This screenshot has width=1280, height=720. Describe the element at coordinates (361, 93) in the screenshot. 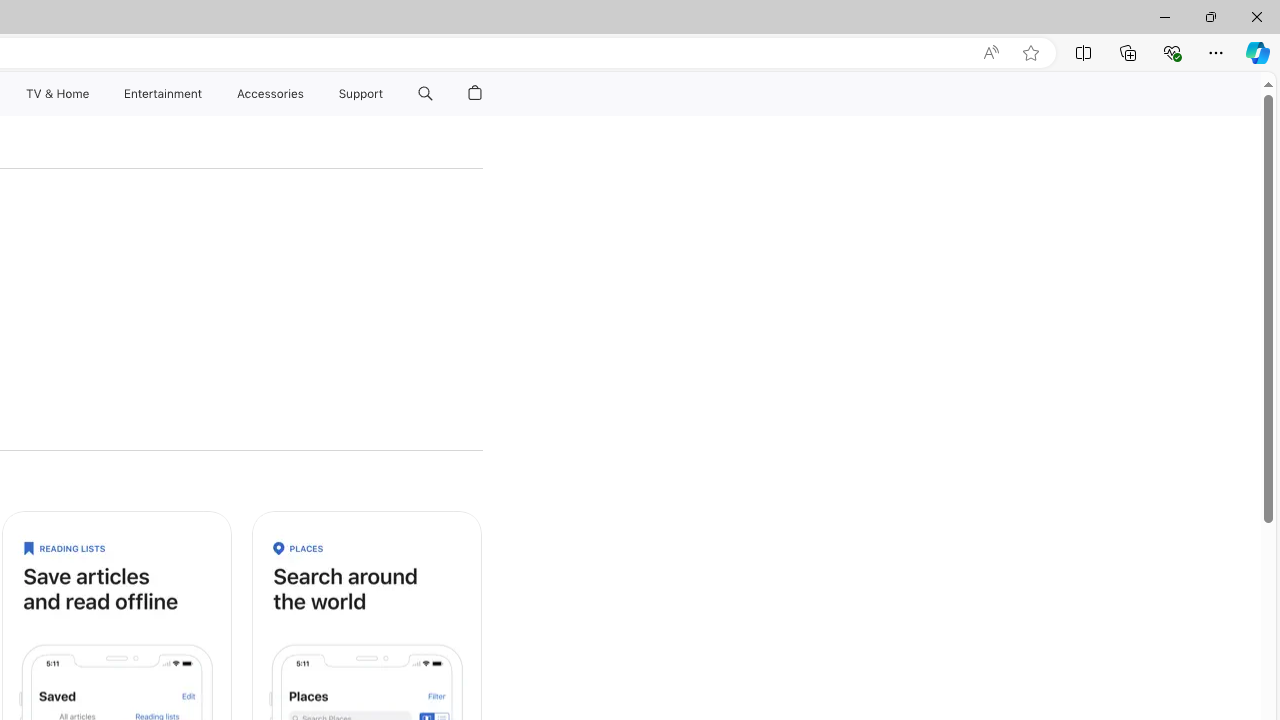

I see `'Support'` at that location.